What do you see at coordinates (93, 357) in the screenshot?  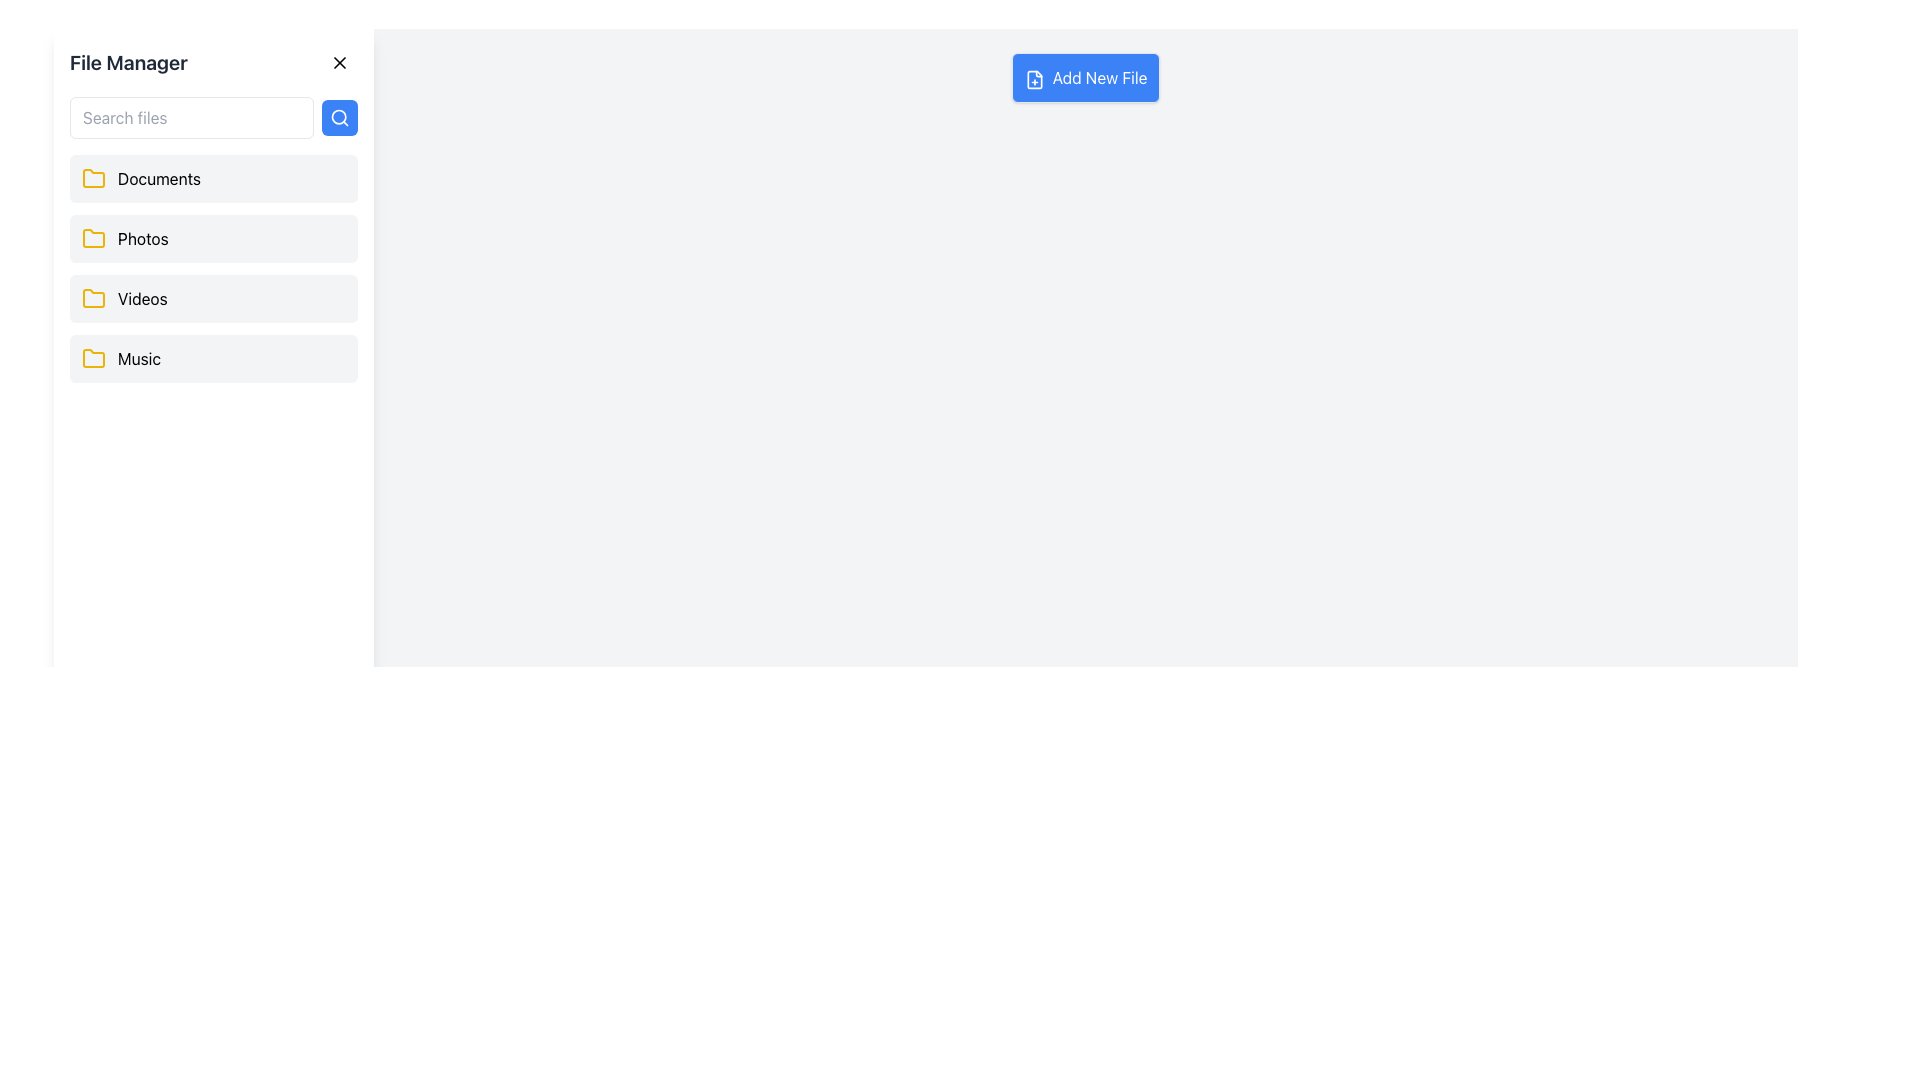 I see `the yellow folder icon representing the Music folder located` at bounding box center [93, 357].